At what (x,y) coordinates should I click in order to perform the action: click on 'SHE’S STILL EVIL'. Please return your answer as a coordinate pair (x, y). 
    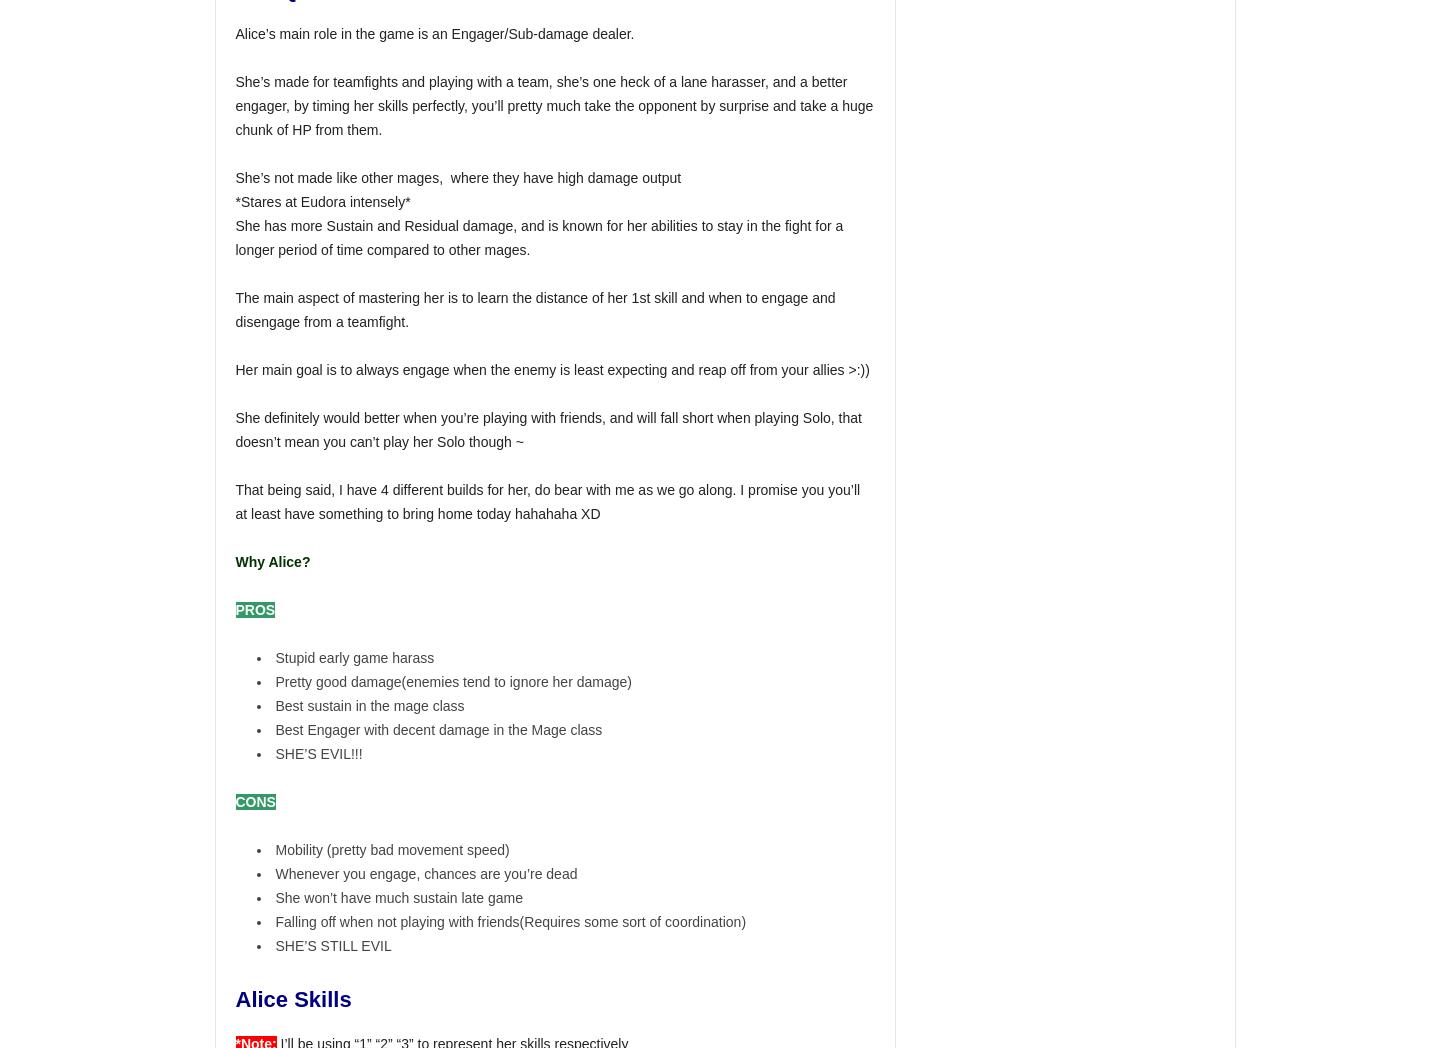
    Looking at the image, I should click on (275, 946).